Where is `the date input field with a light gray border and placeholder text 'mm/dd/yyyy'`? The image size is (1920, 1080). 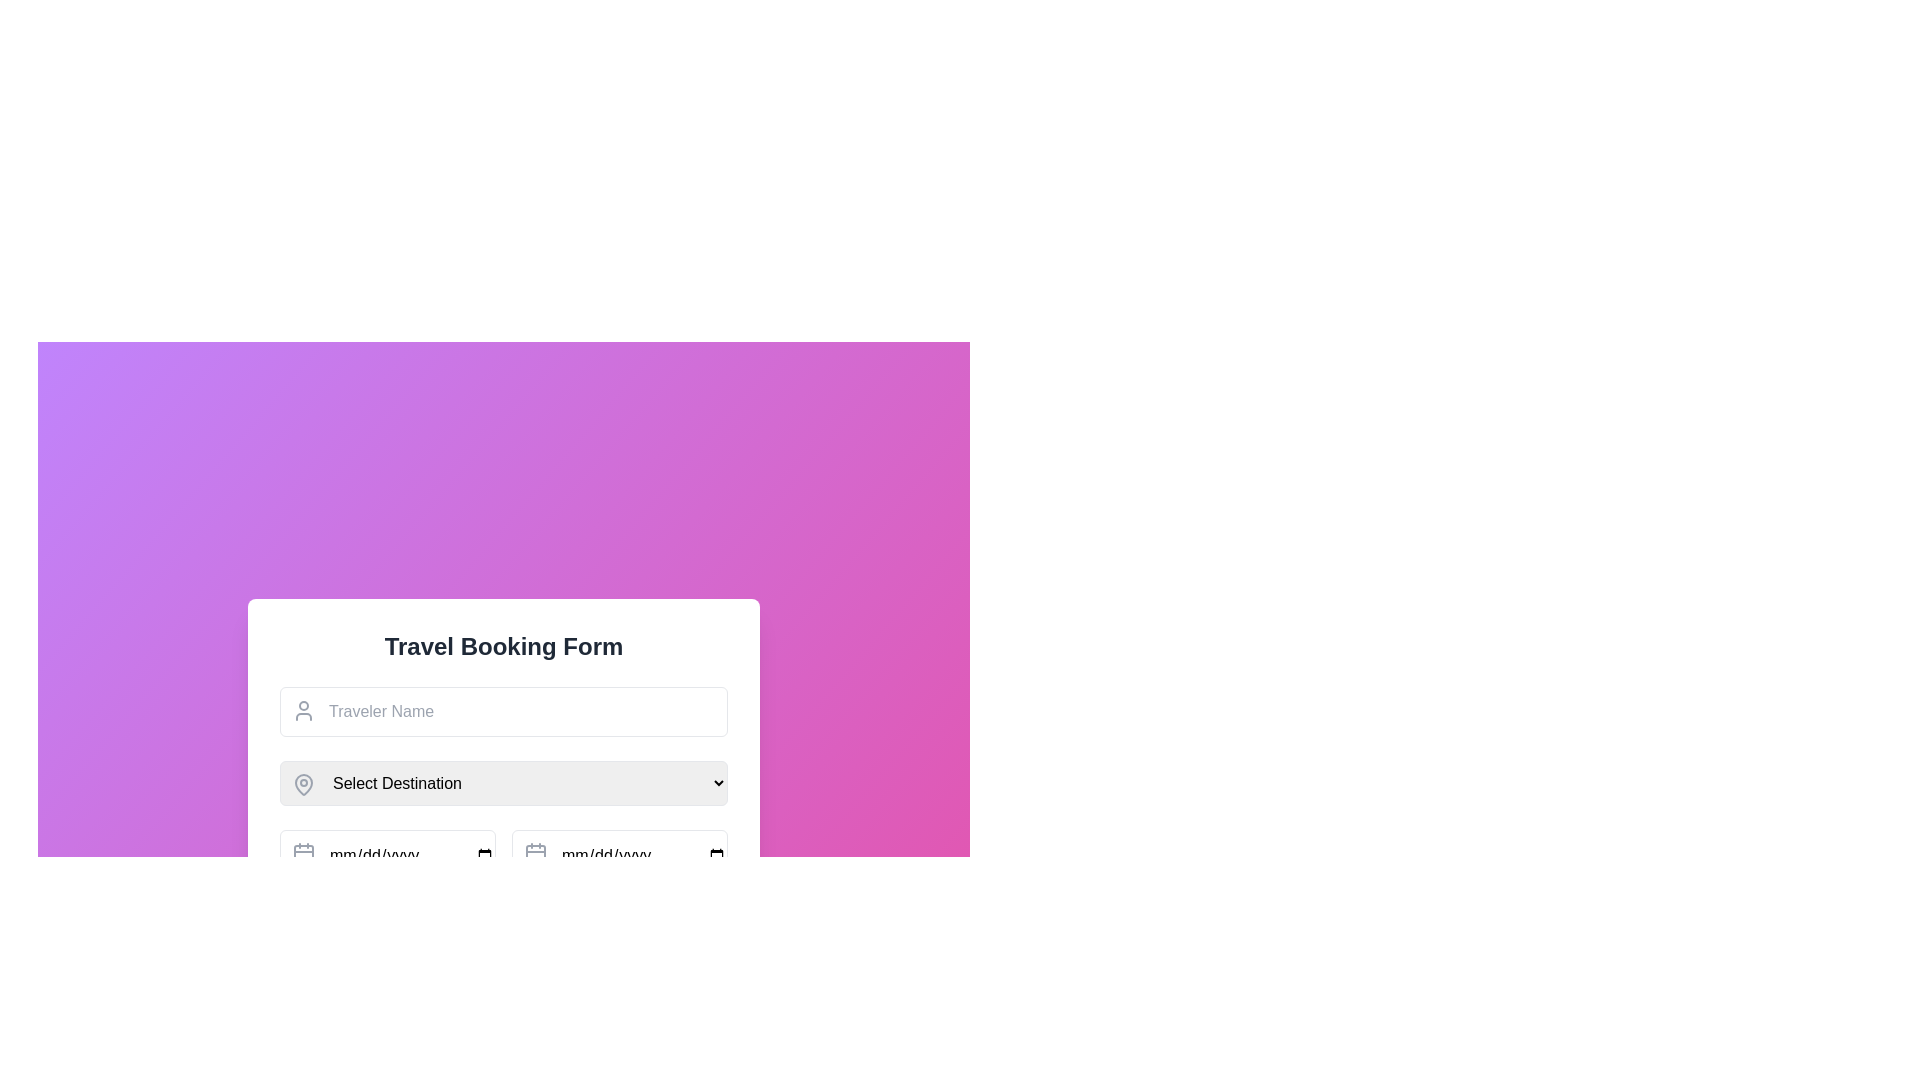 the date input field with a light gray border and placeholder text 'mm/dd/yyyy' is located at coordinates (388, 855).